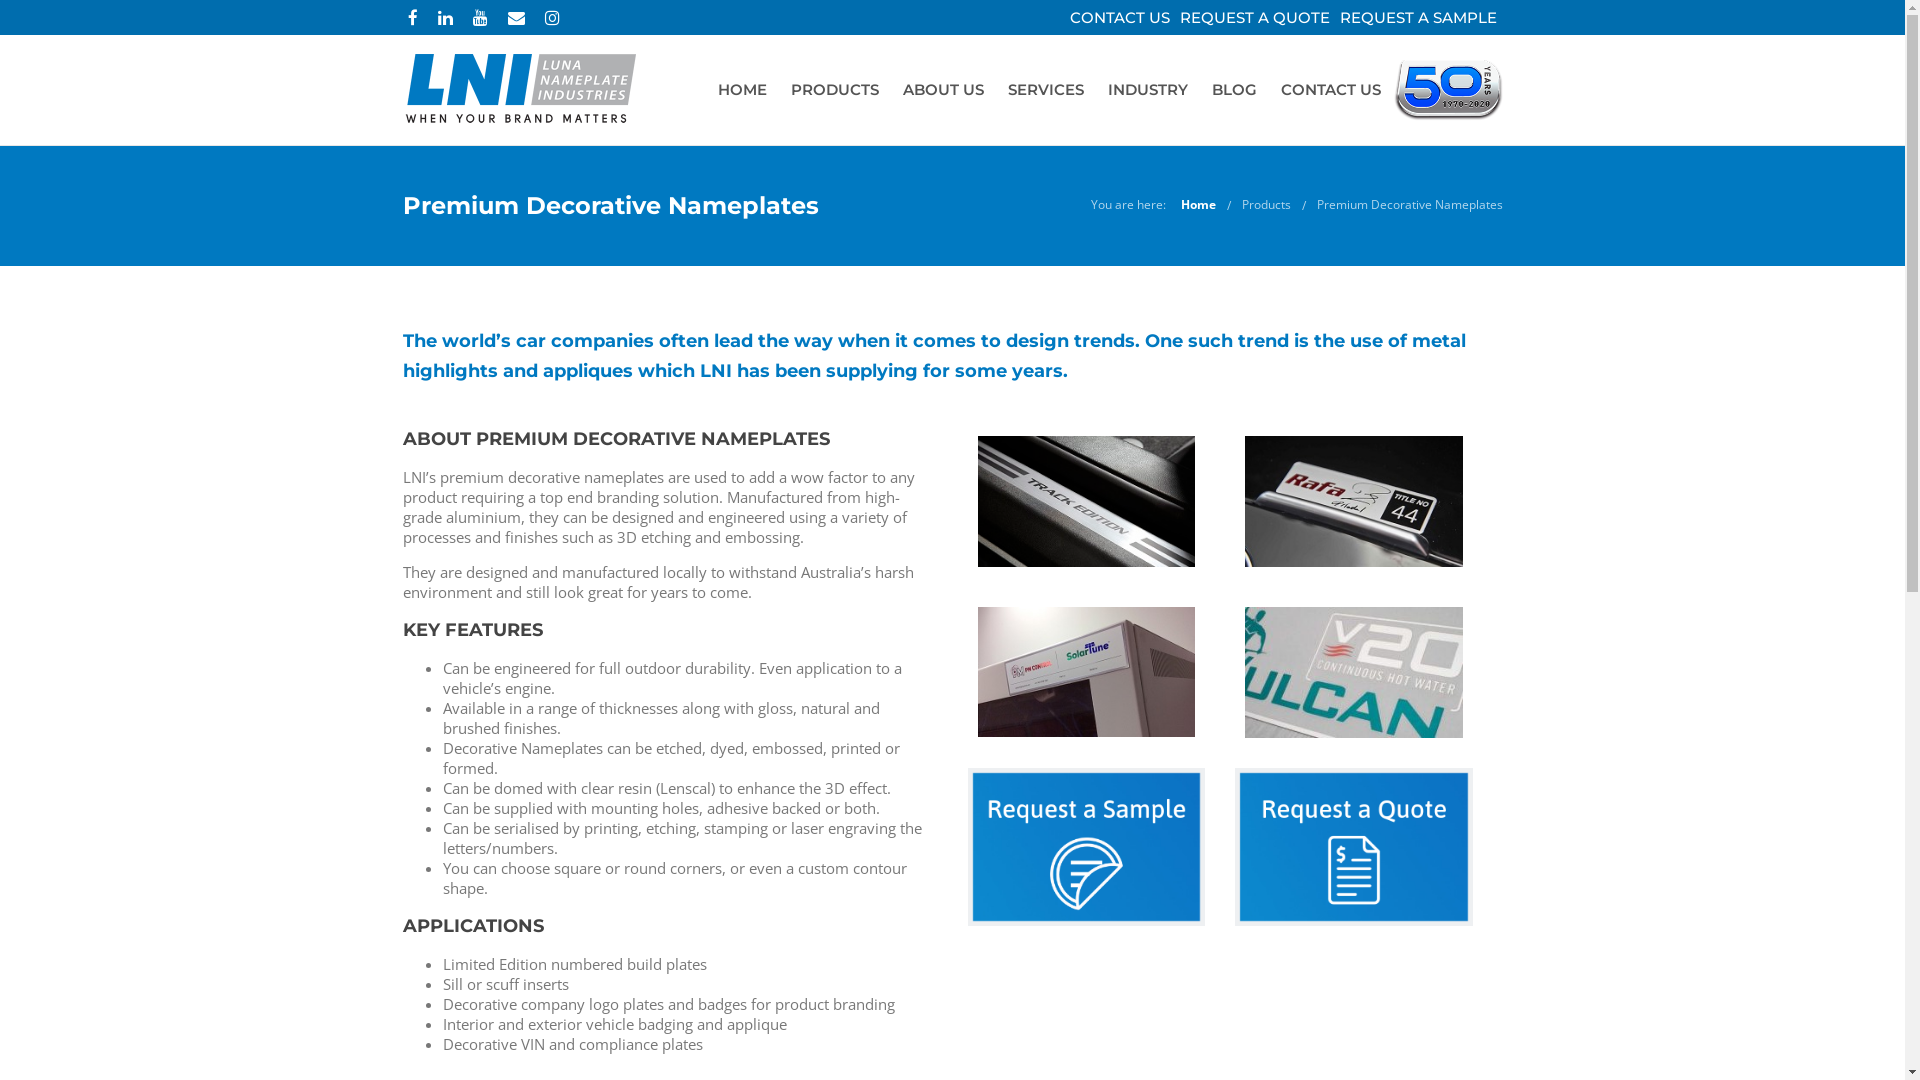 The height and width of the screenshot is (1080, 1920). What do you see at coordinates (1180, 204) in the screenshot?
I see `'Home'` at bounding box center [1180, 204].